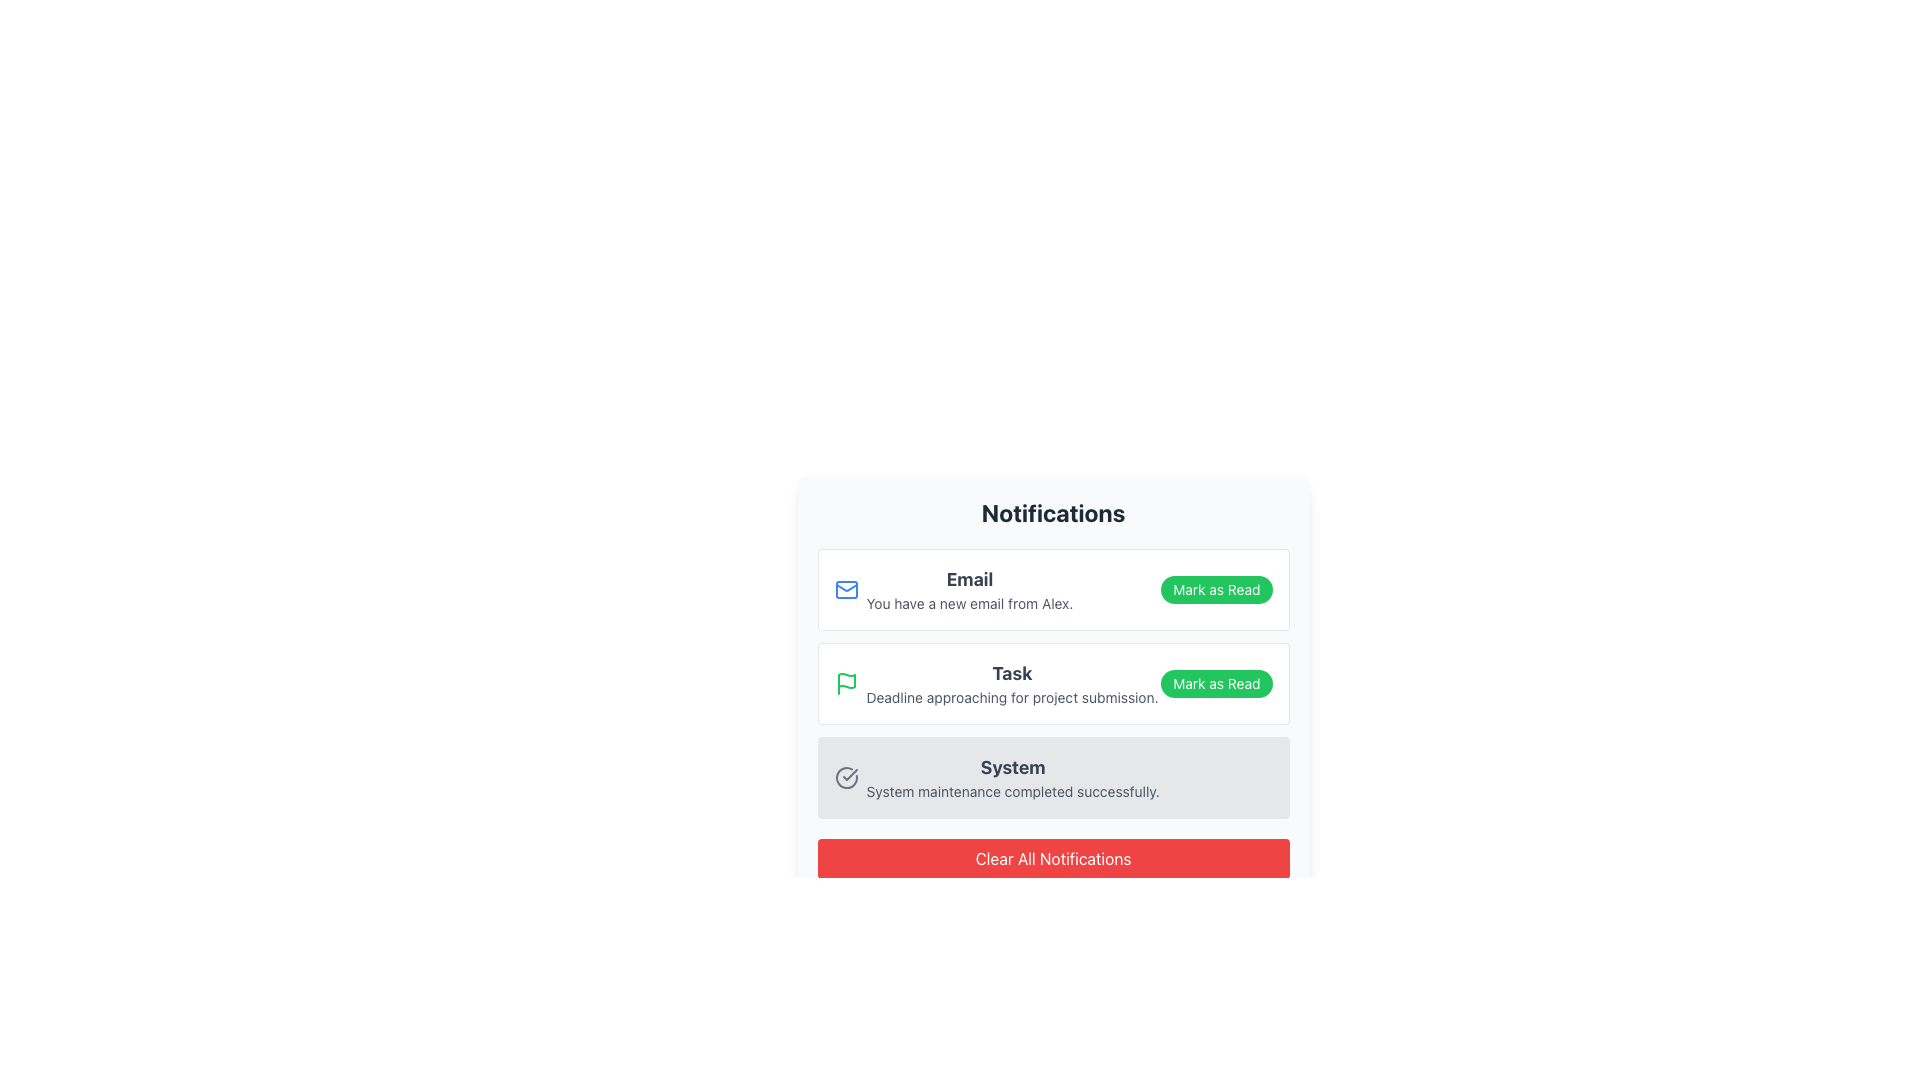 This screenshot has height=1080, width=1920. Describe the element at coordinates (846, 682) in the screenshot. I see `the green flag icon located to the left of the 'Task' notification, which is part of the second notification item` at that location.